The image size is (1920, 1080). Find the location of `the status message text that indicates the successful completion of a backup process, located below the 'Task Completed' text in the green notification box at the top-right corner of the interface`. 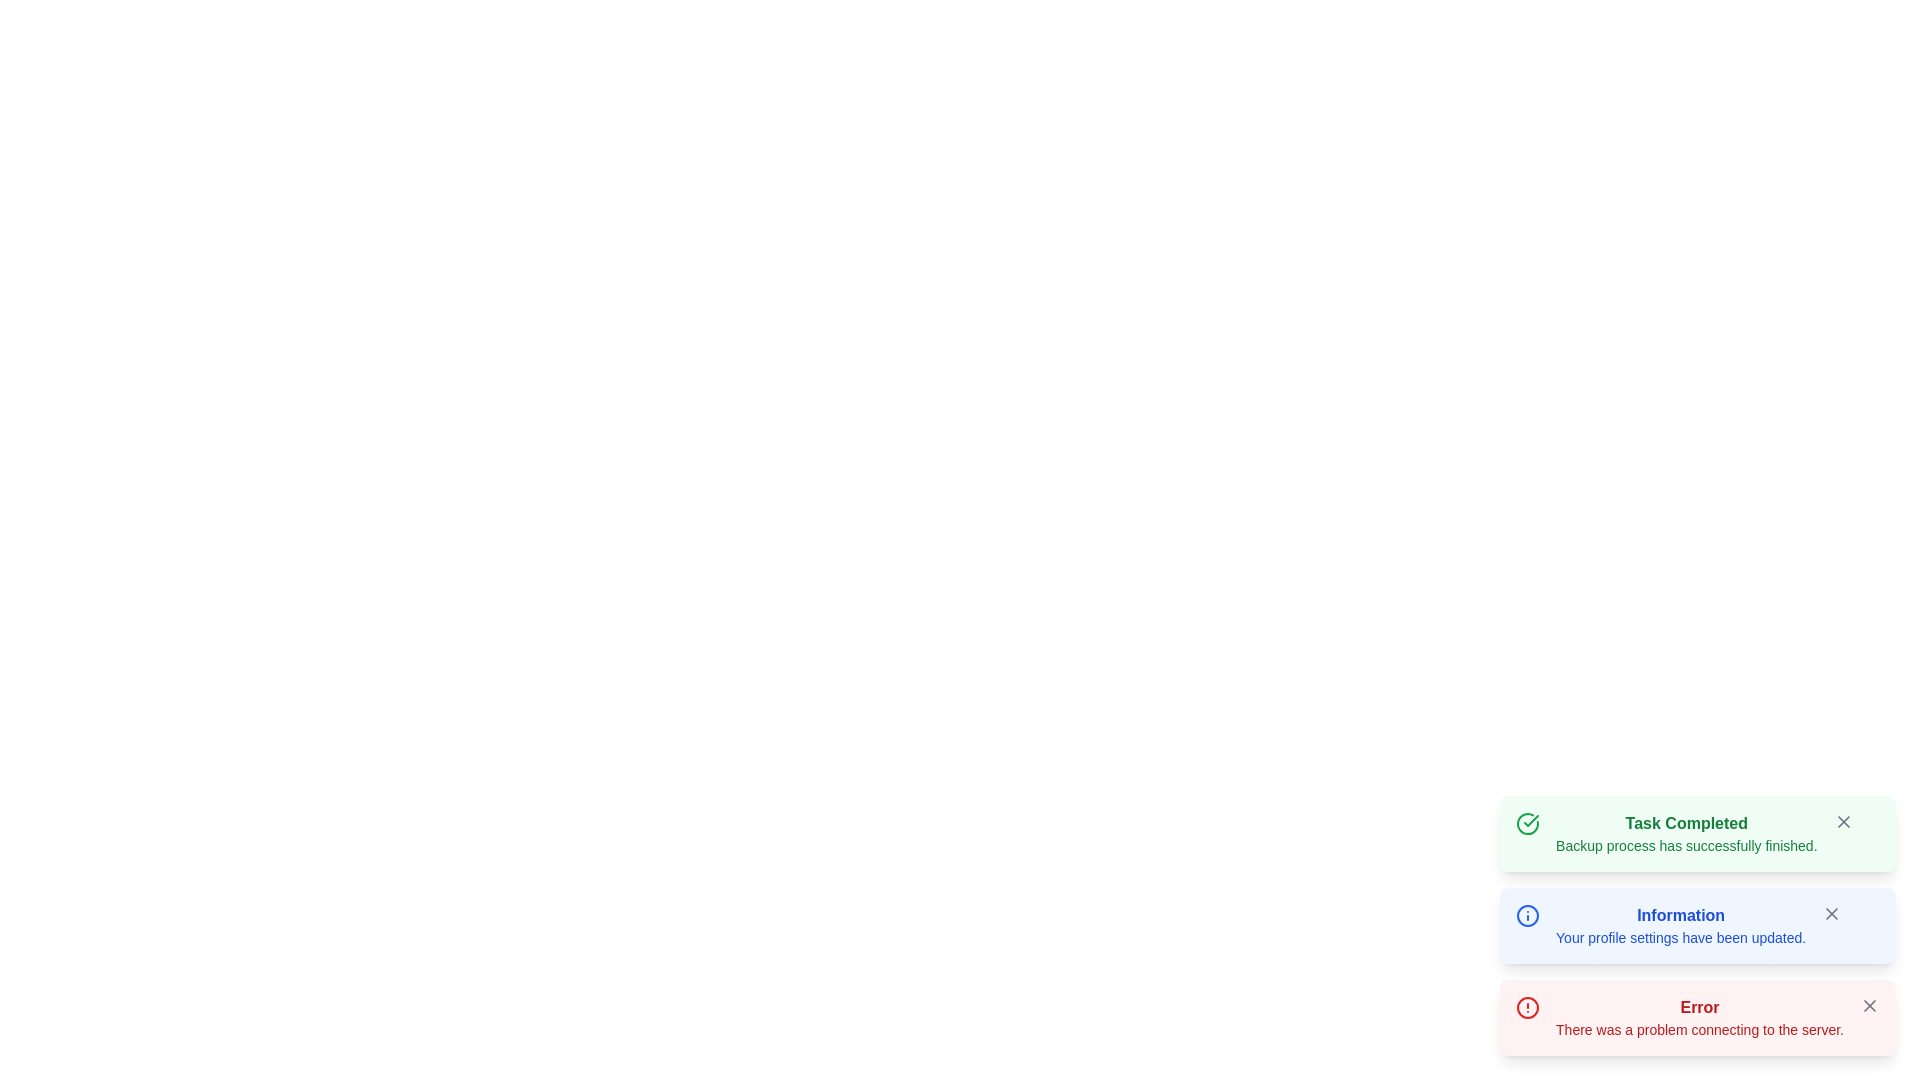

the status message text that indicates the successful completion of a backup process, located below the 'Task Completed' text in the green notification box at the top-right corner of the interface is located at coordinates (1685, 845).